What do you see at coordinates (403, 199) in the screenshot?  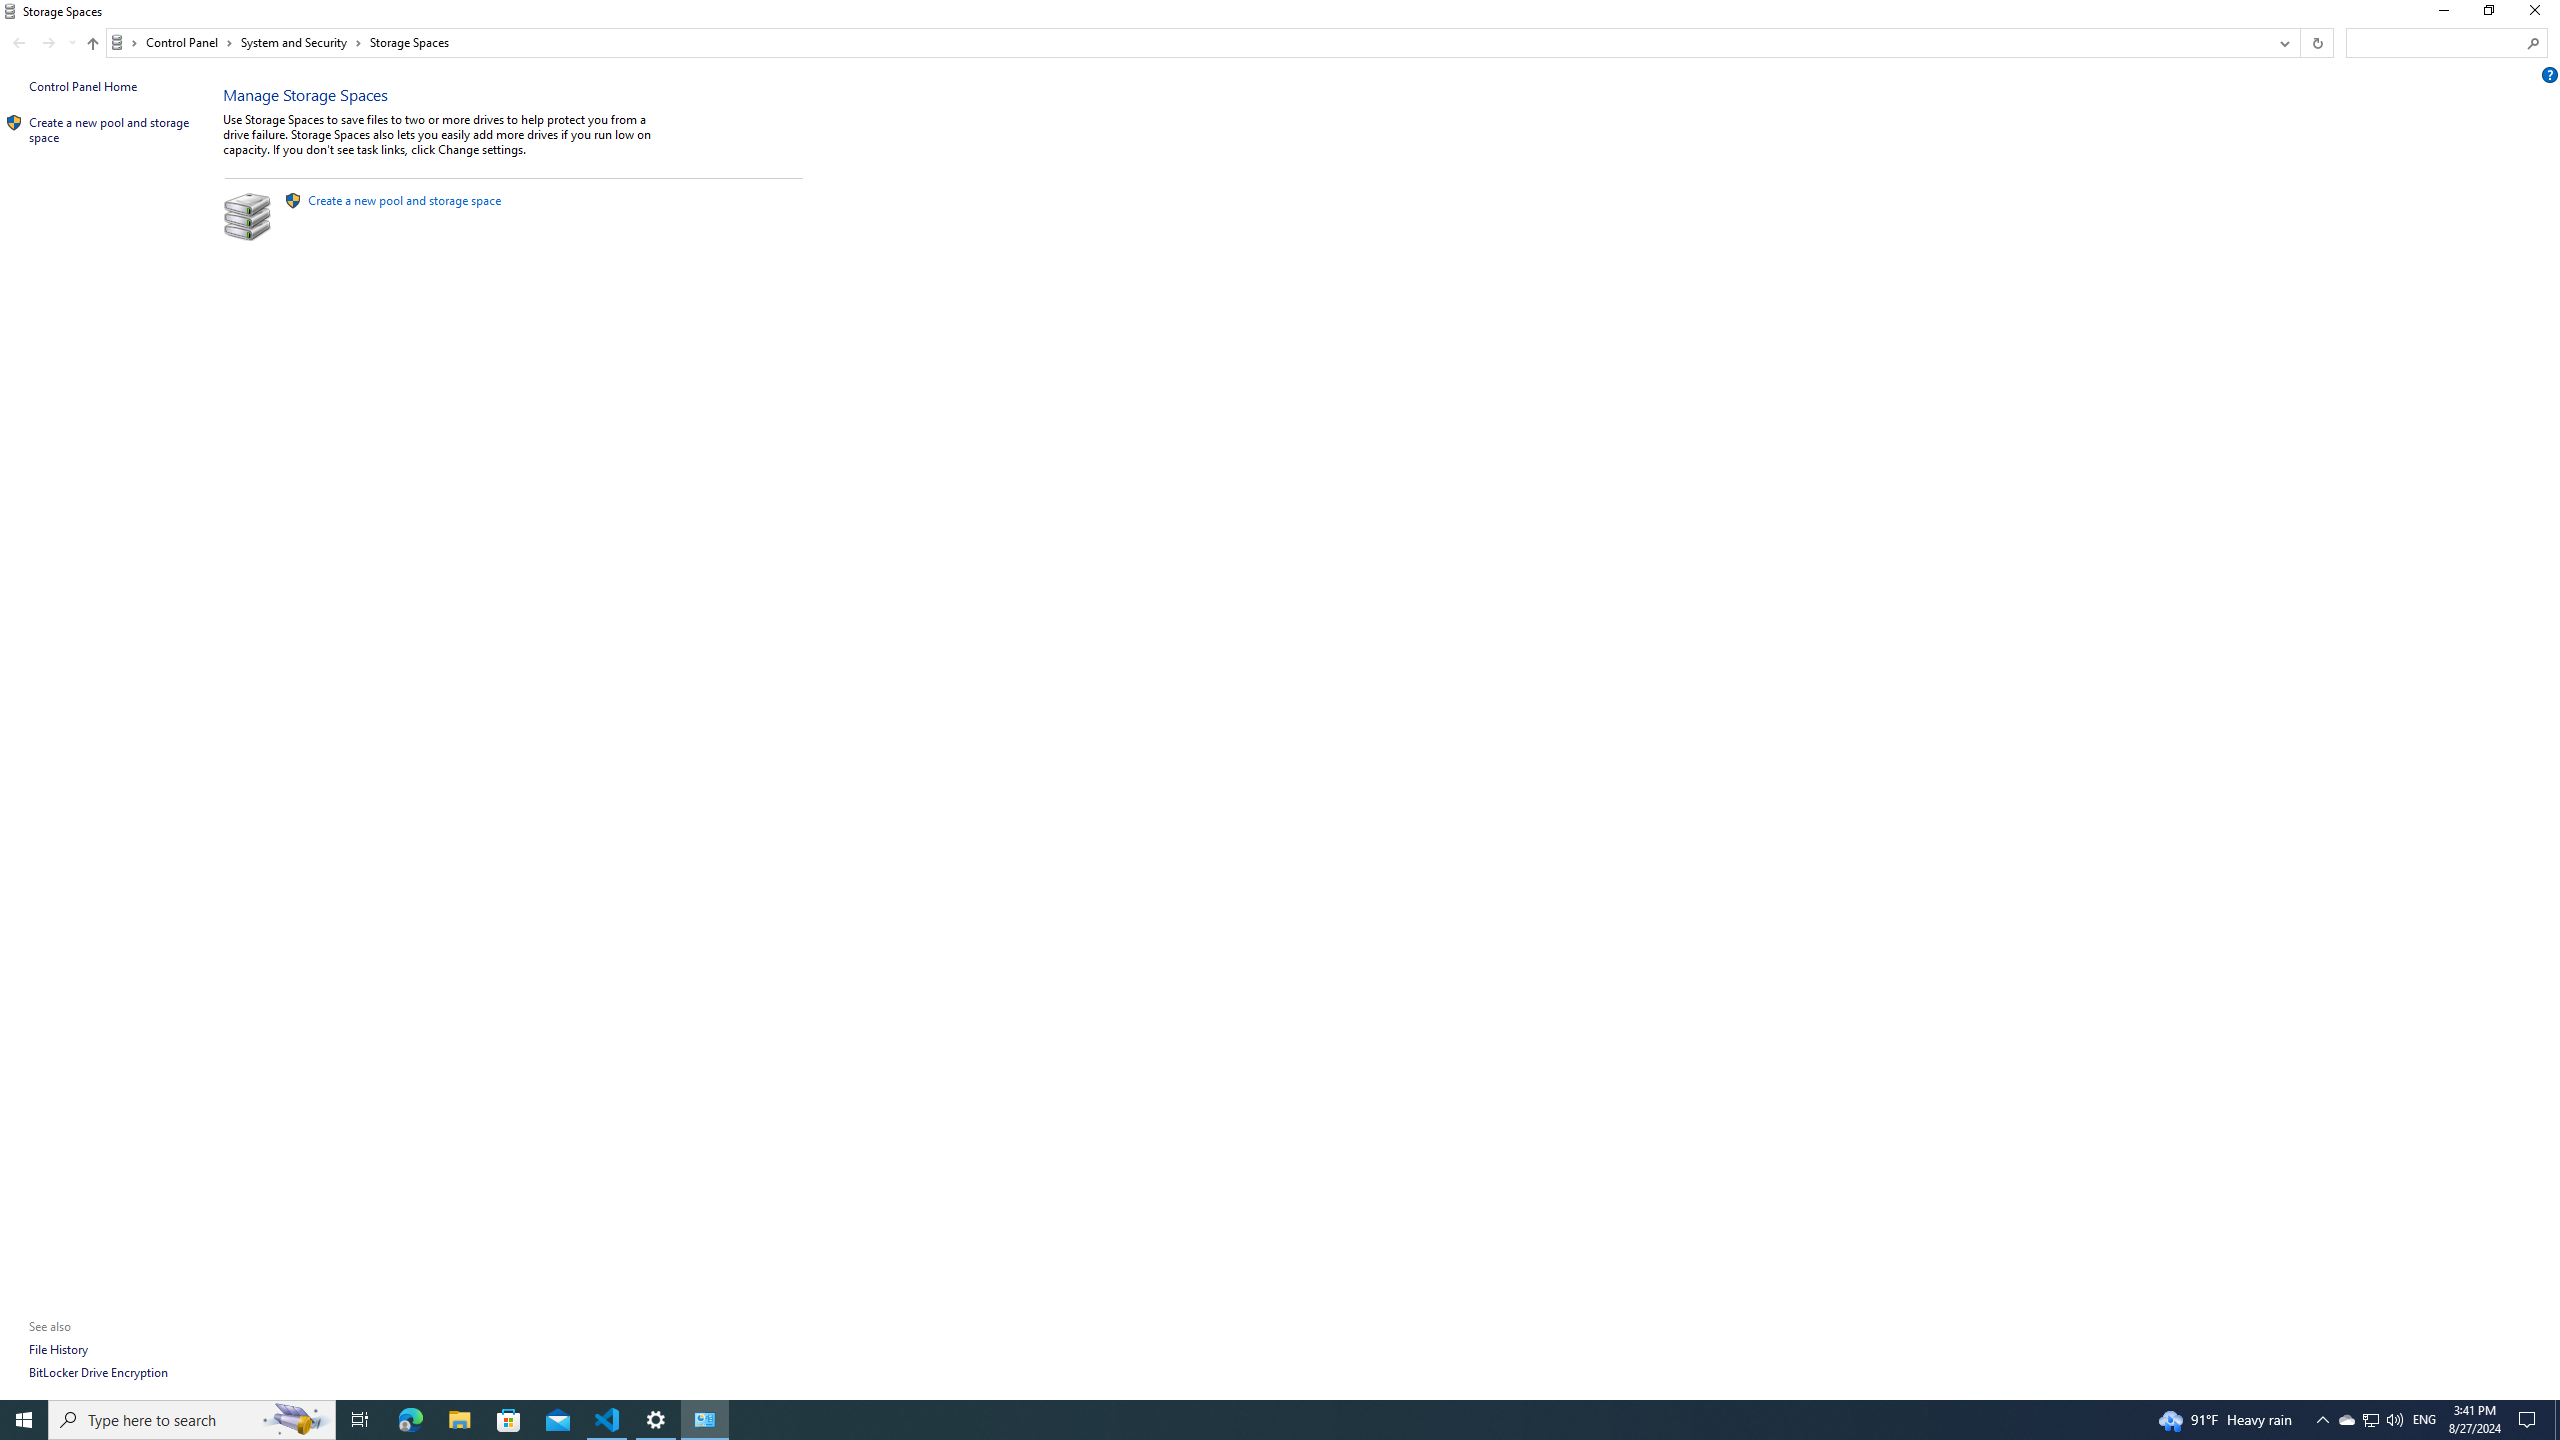 I see `'Create a new pool and storage space'` at bounding box center [403, 199].